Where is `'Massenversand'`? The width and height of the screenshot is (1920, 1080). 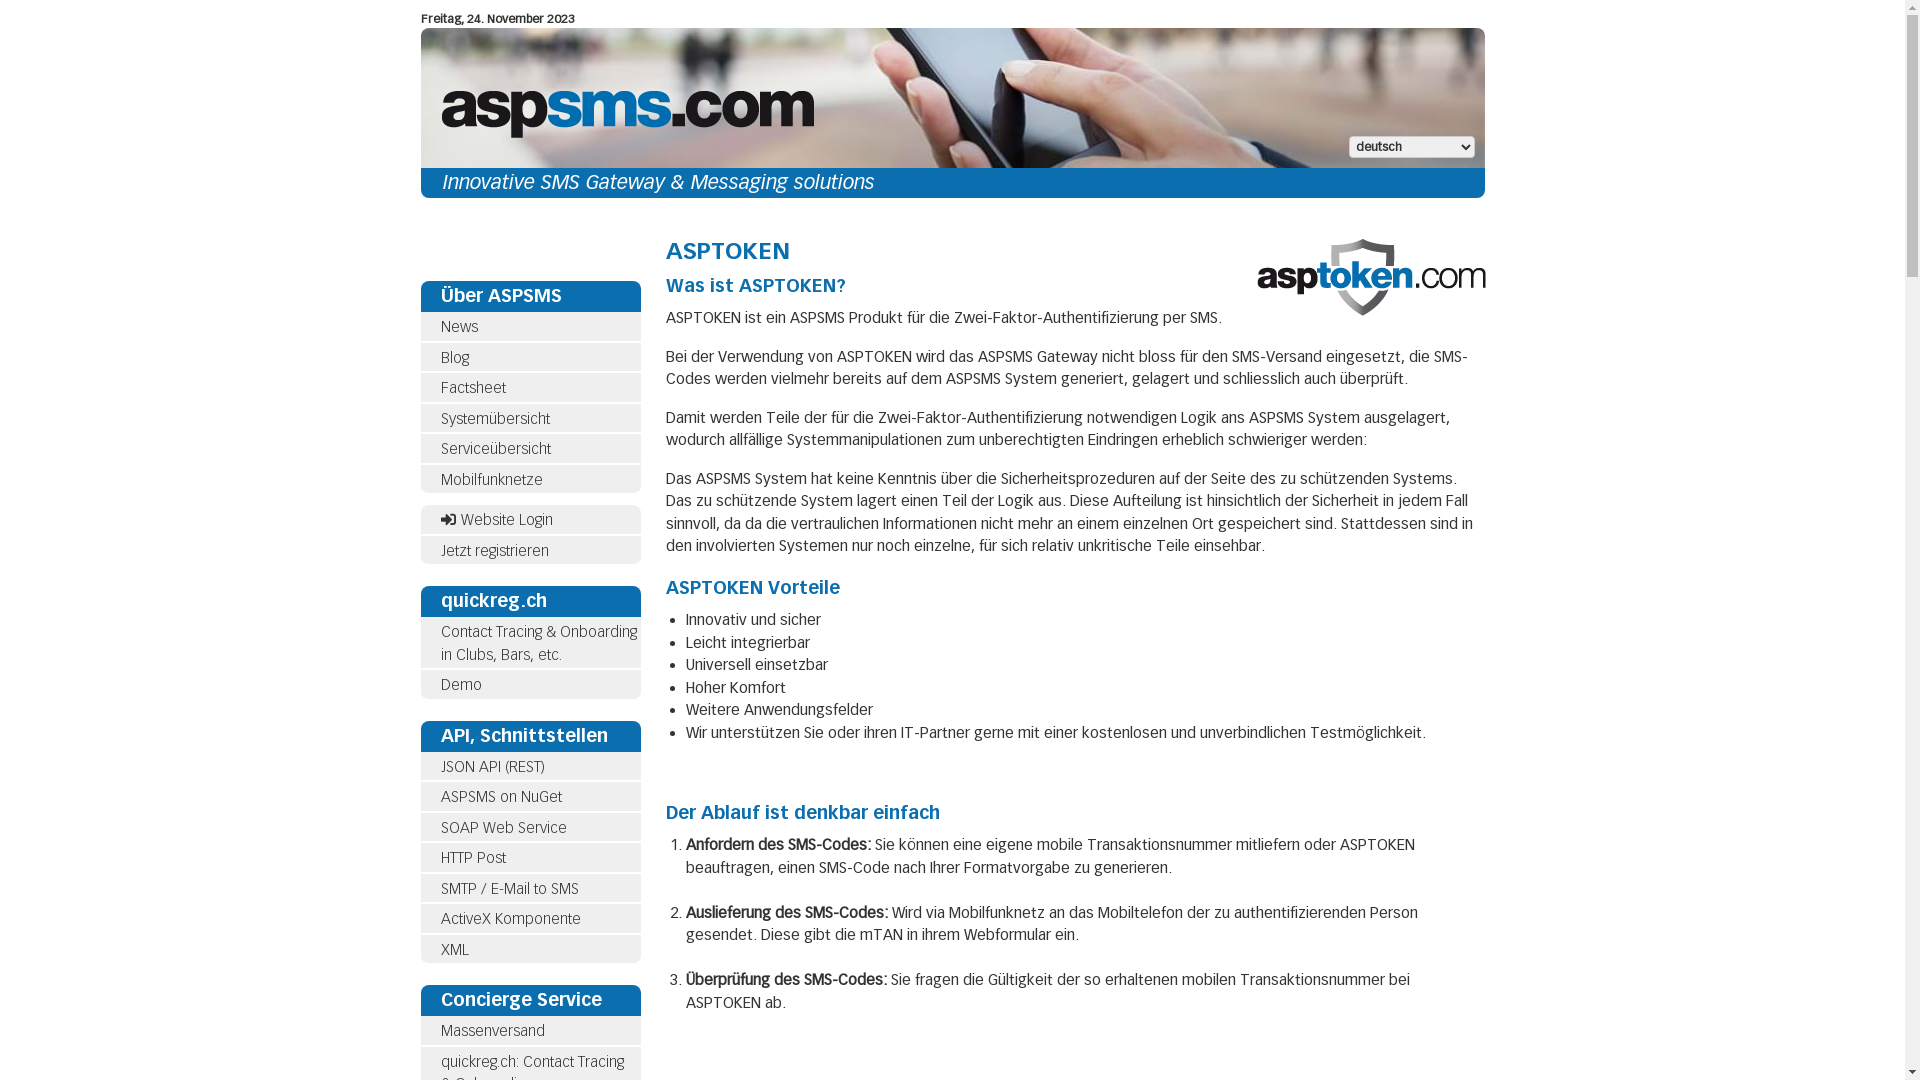
'Massenversand' is located at coordinates (491, 1030).